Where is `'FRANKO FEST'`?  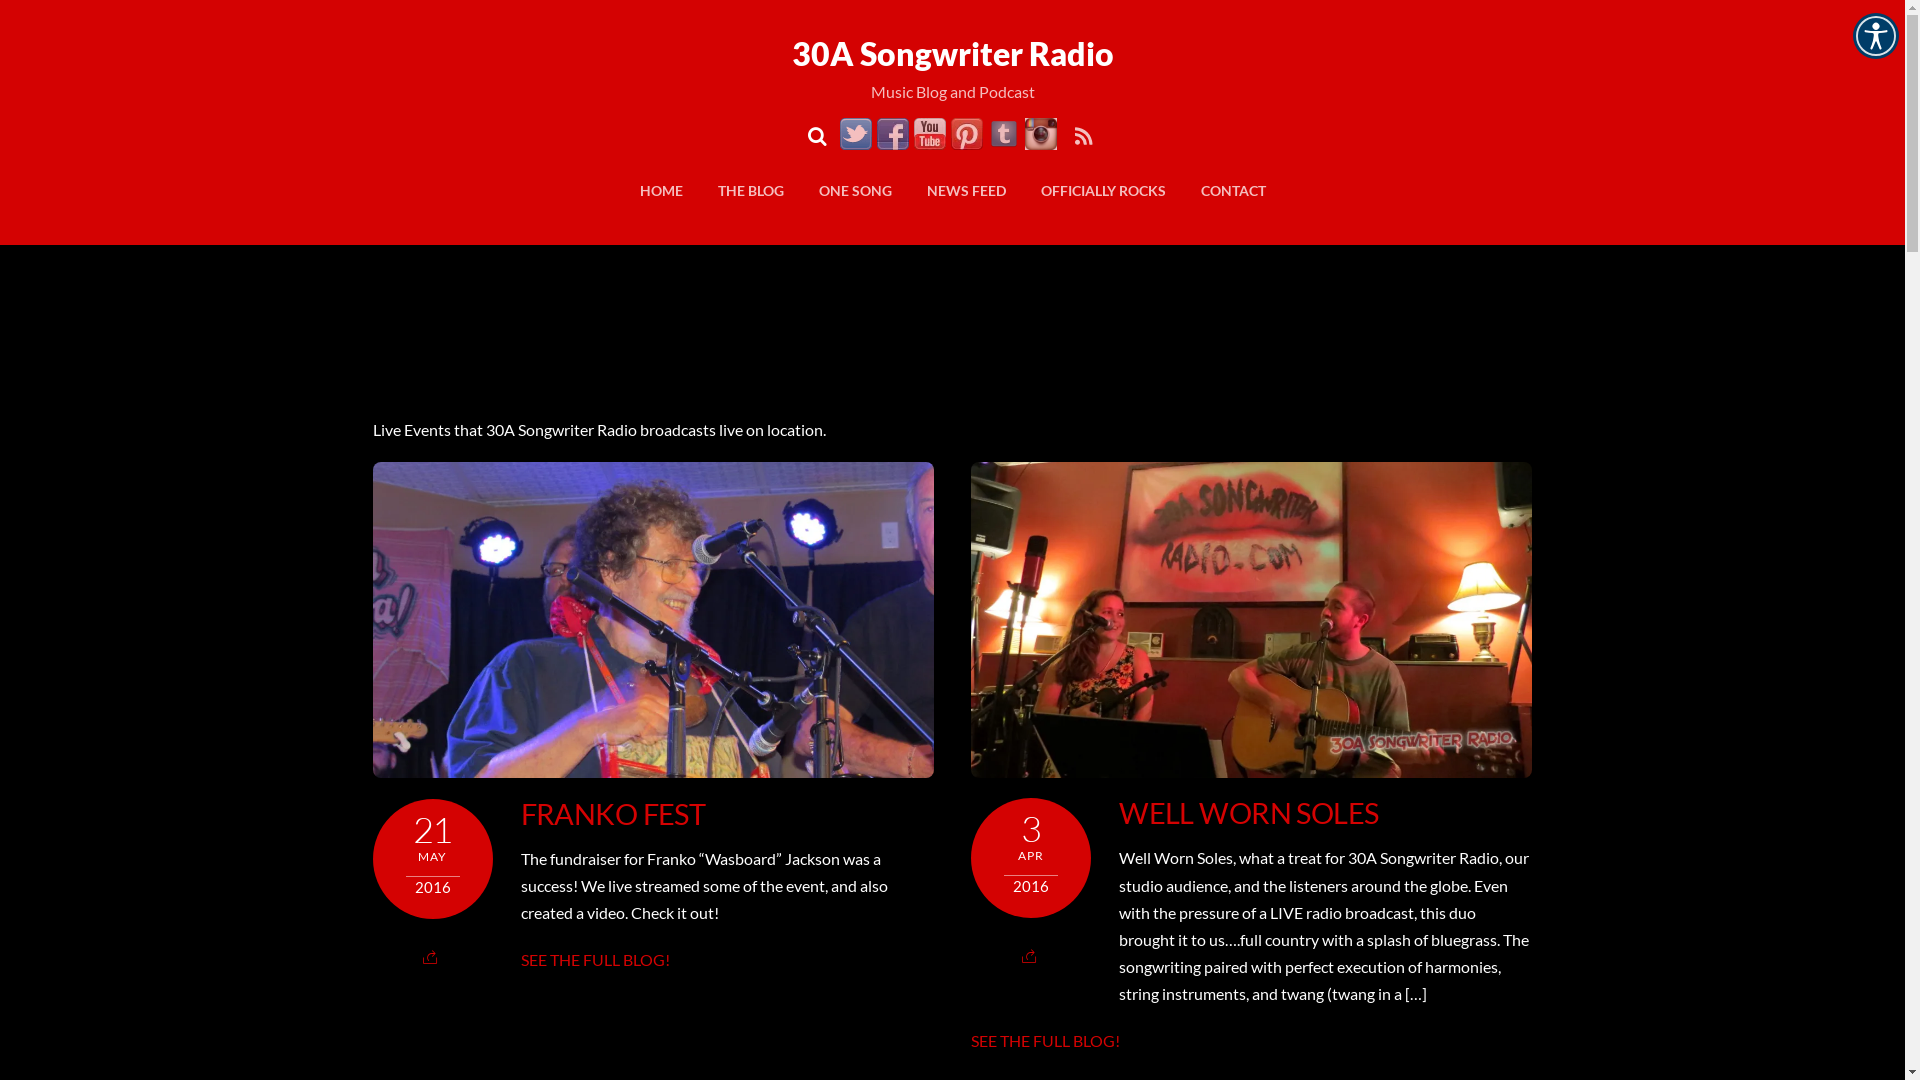
'FRANKO FEST' is located at coordinates (521, 813).